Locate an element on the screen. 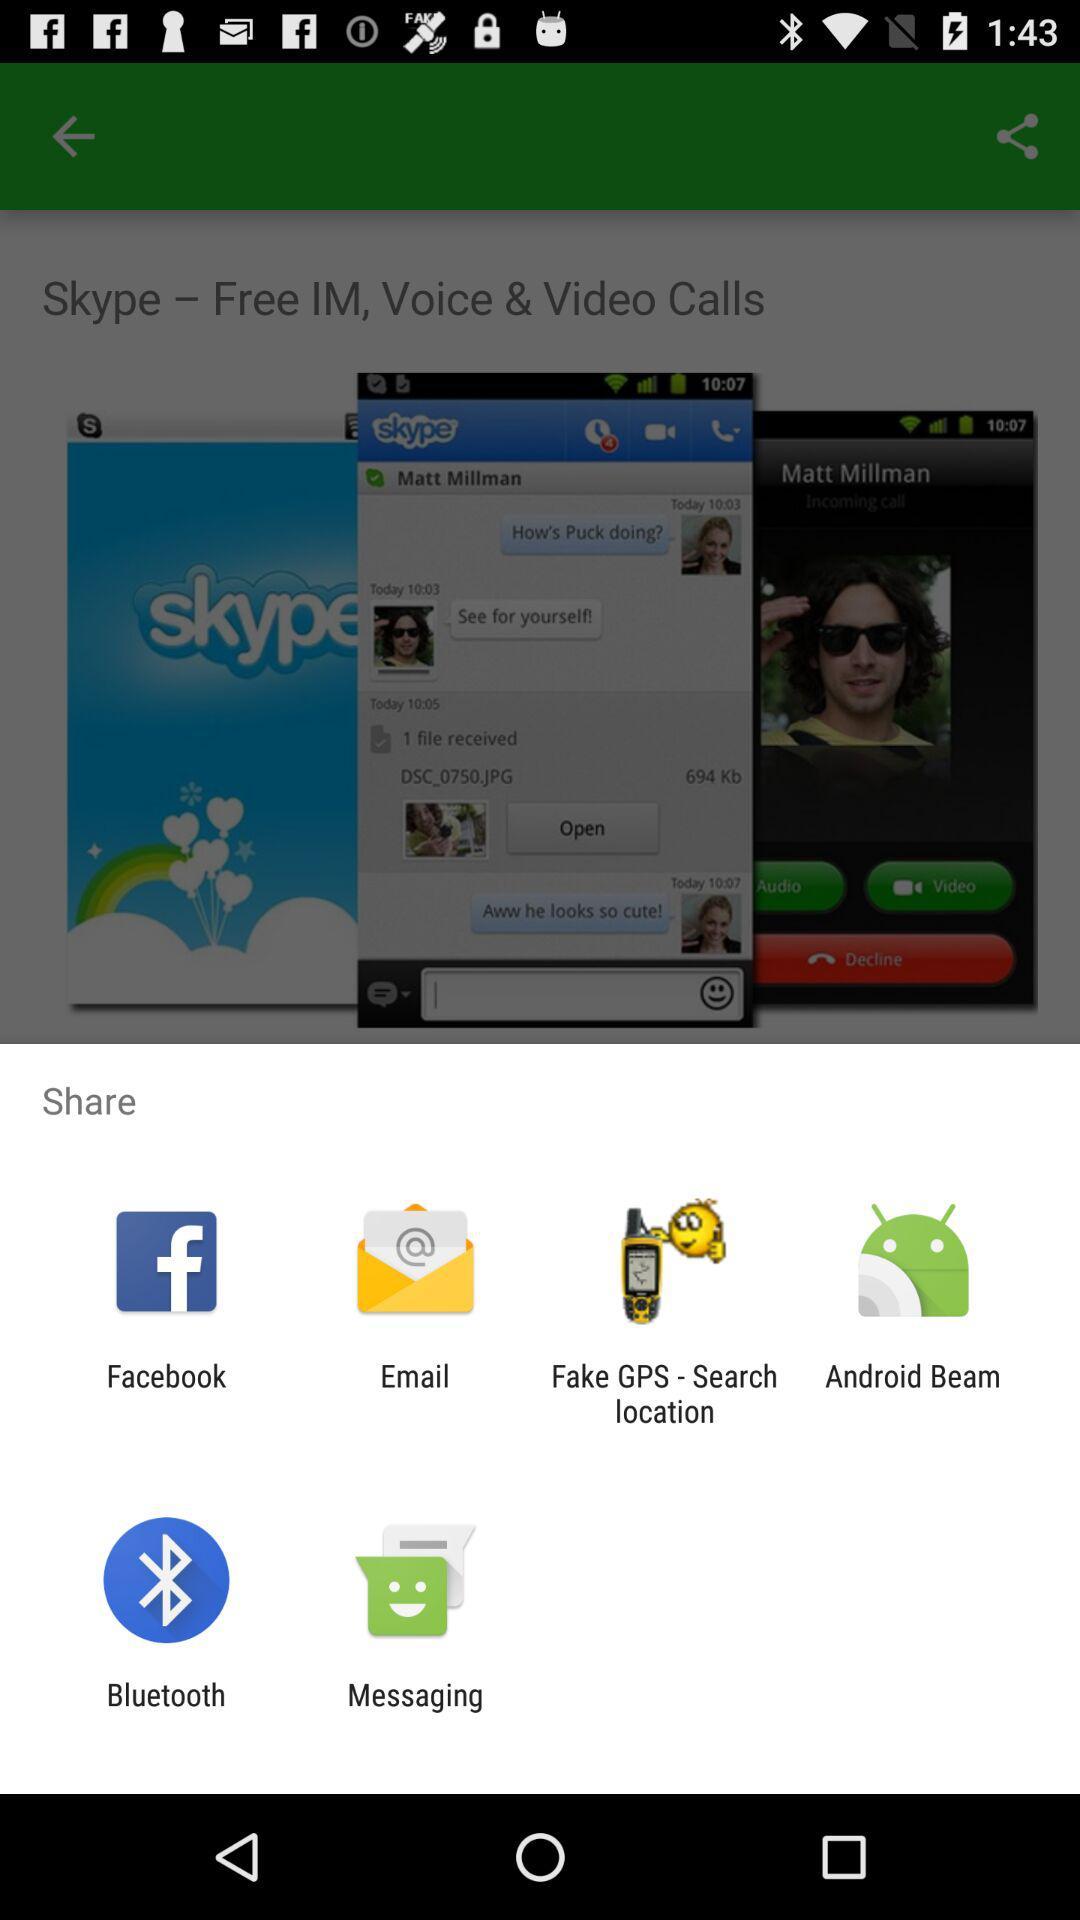  icon to the left of email app is located at coordinates (165, 1392).